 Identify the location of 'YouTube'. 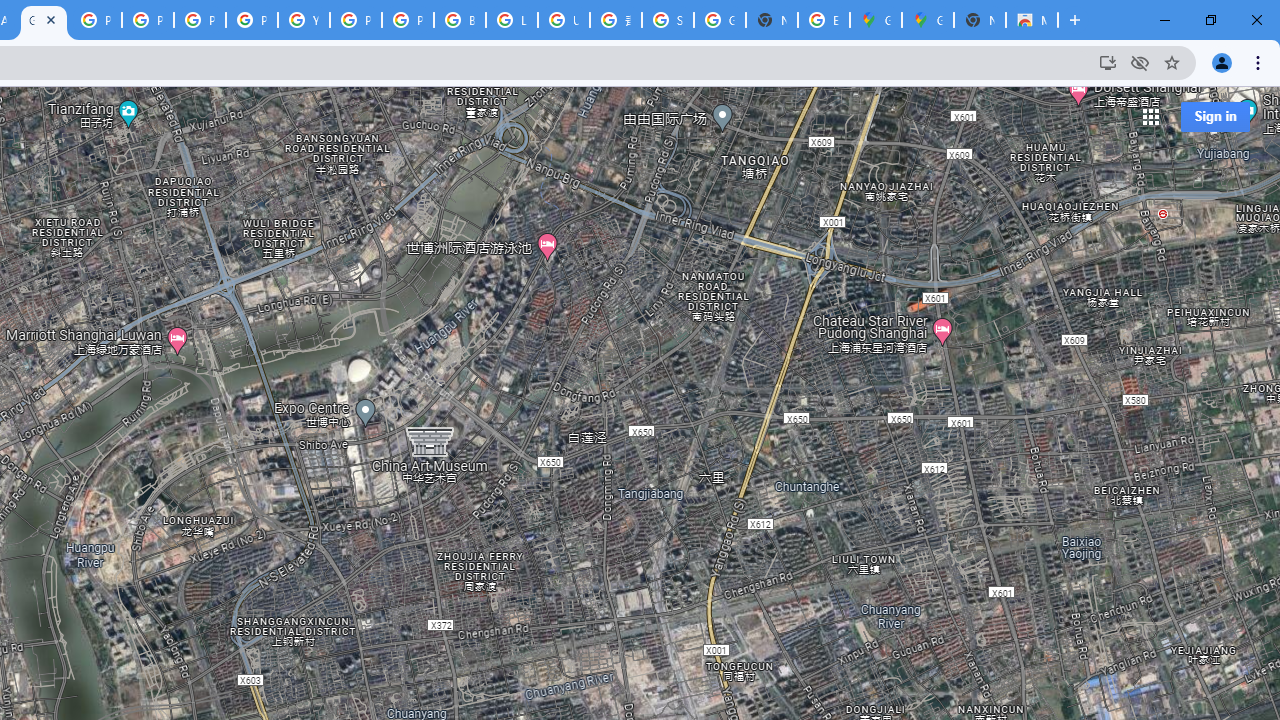
(303, 20).